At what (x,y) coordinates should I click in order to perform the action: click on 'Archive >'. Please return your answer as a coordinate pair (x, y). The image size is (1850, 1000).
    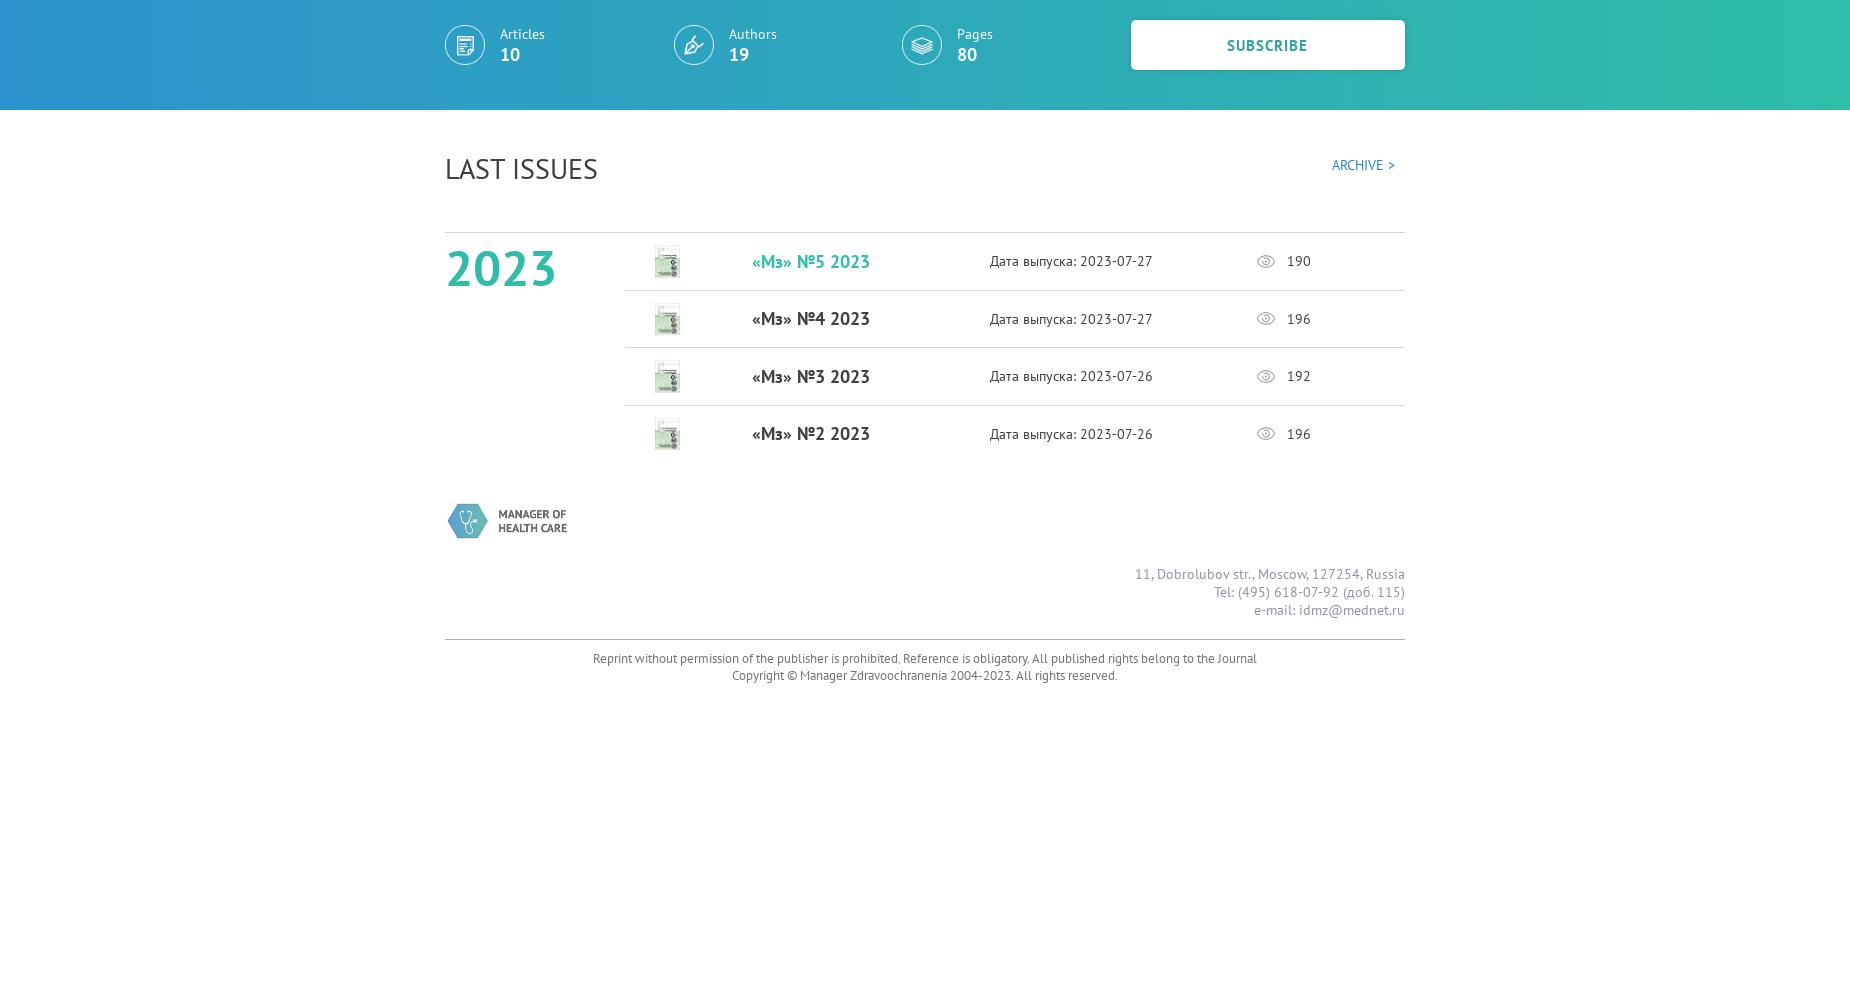
    Looking at the image, I should click on (1362, 165).